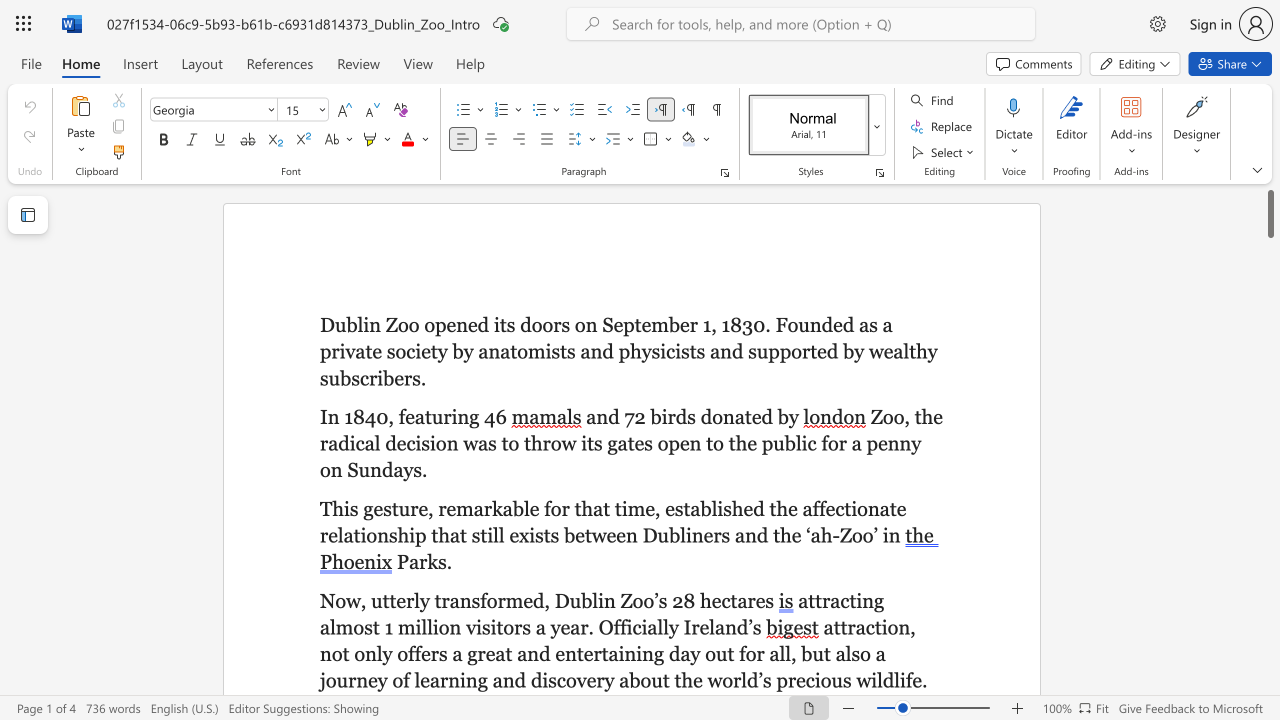 The height and width of the screenshot is (720, 1280). I want to click on the 3th character "a" in the text, so click(597, 507).